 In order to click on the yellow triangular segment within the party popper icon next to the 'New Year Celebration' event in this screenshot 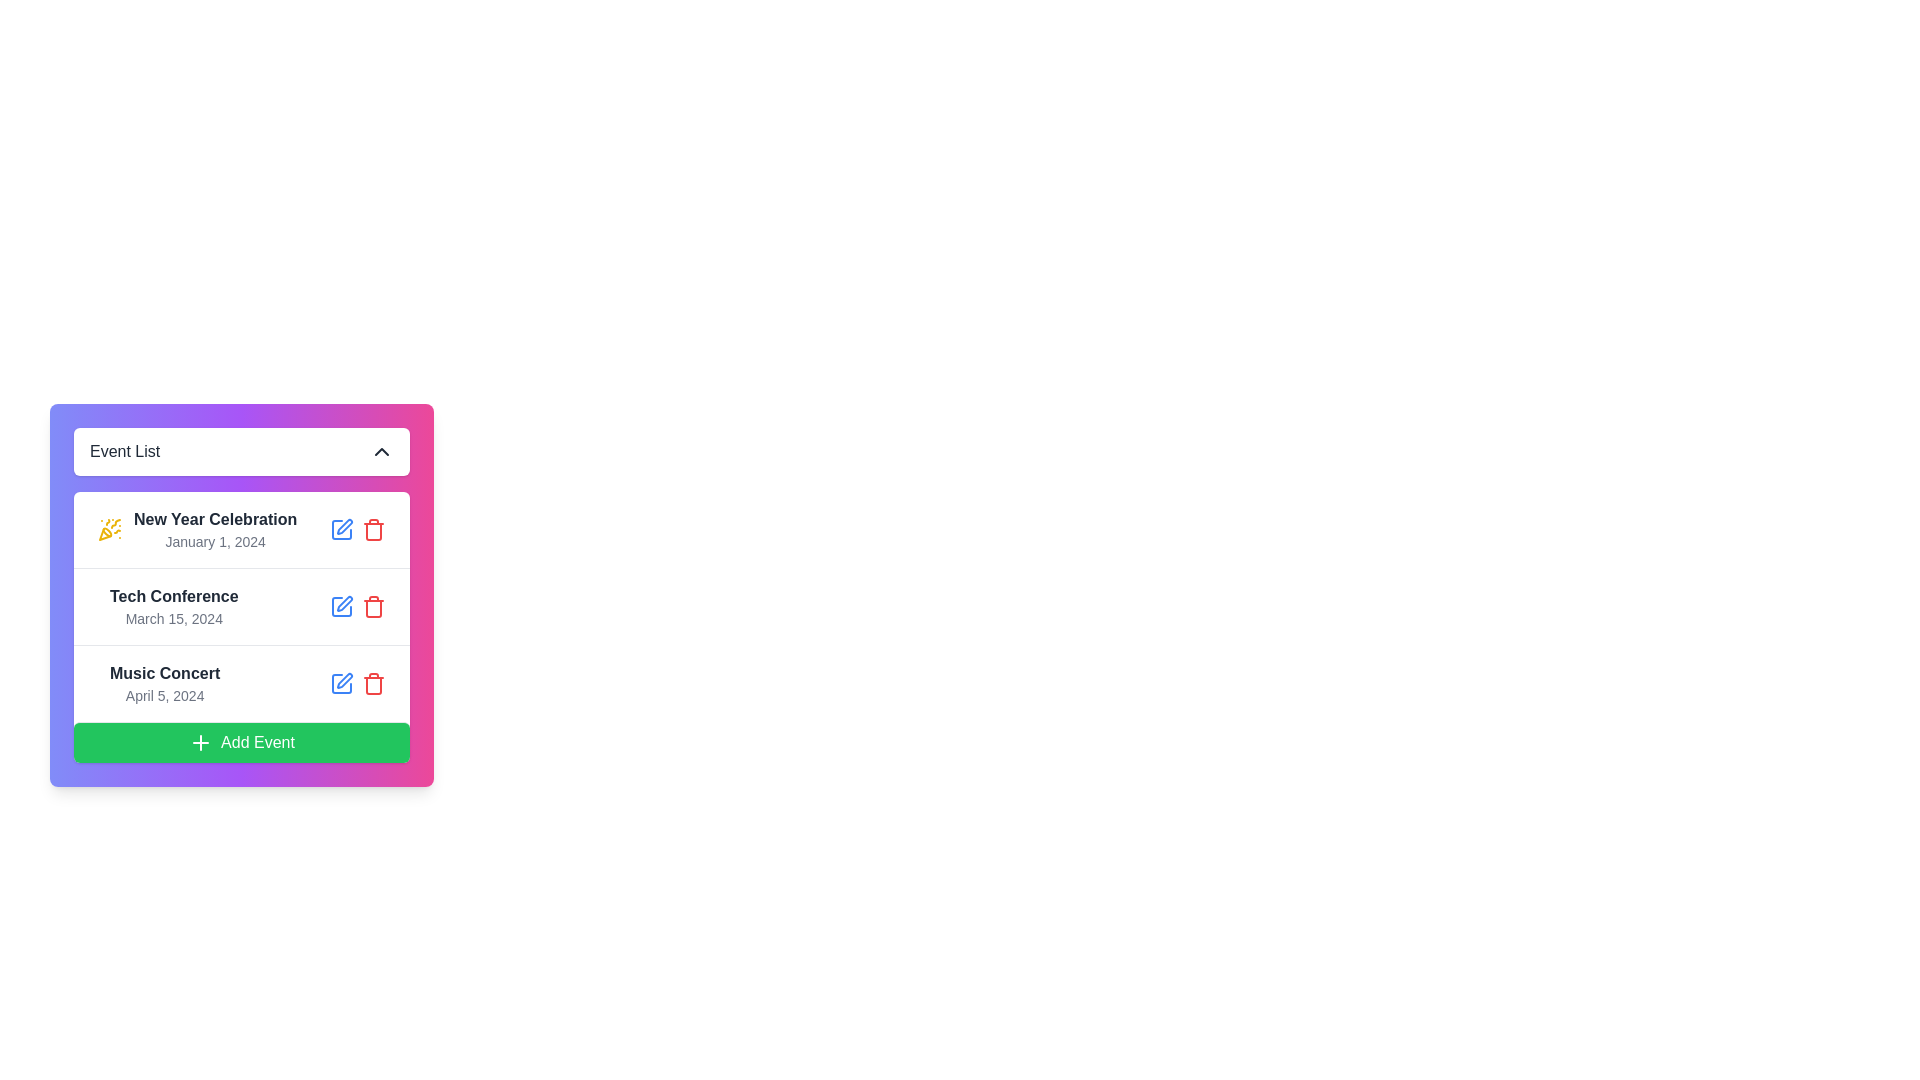, I will do `click(104, 533)`.